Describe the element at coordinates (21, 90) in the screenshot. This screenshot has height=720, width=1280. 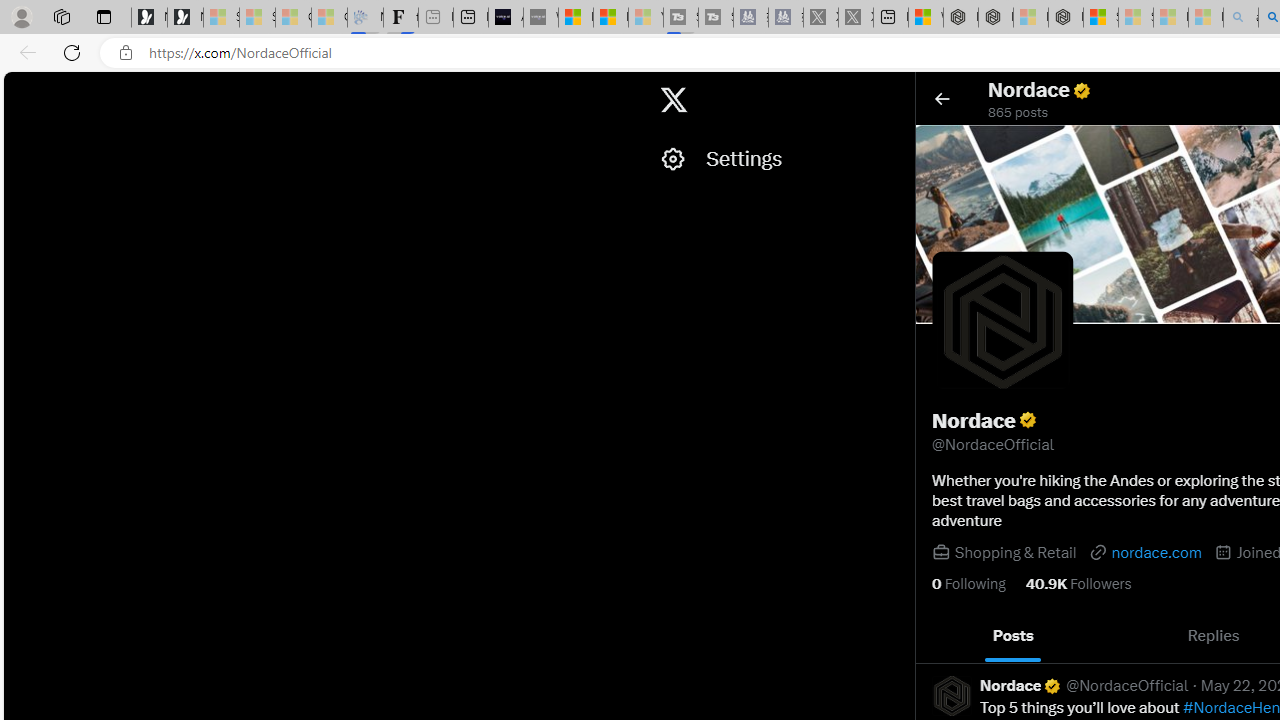
I see `'Skip to home timeline'` at that location.